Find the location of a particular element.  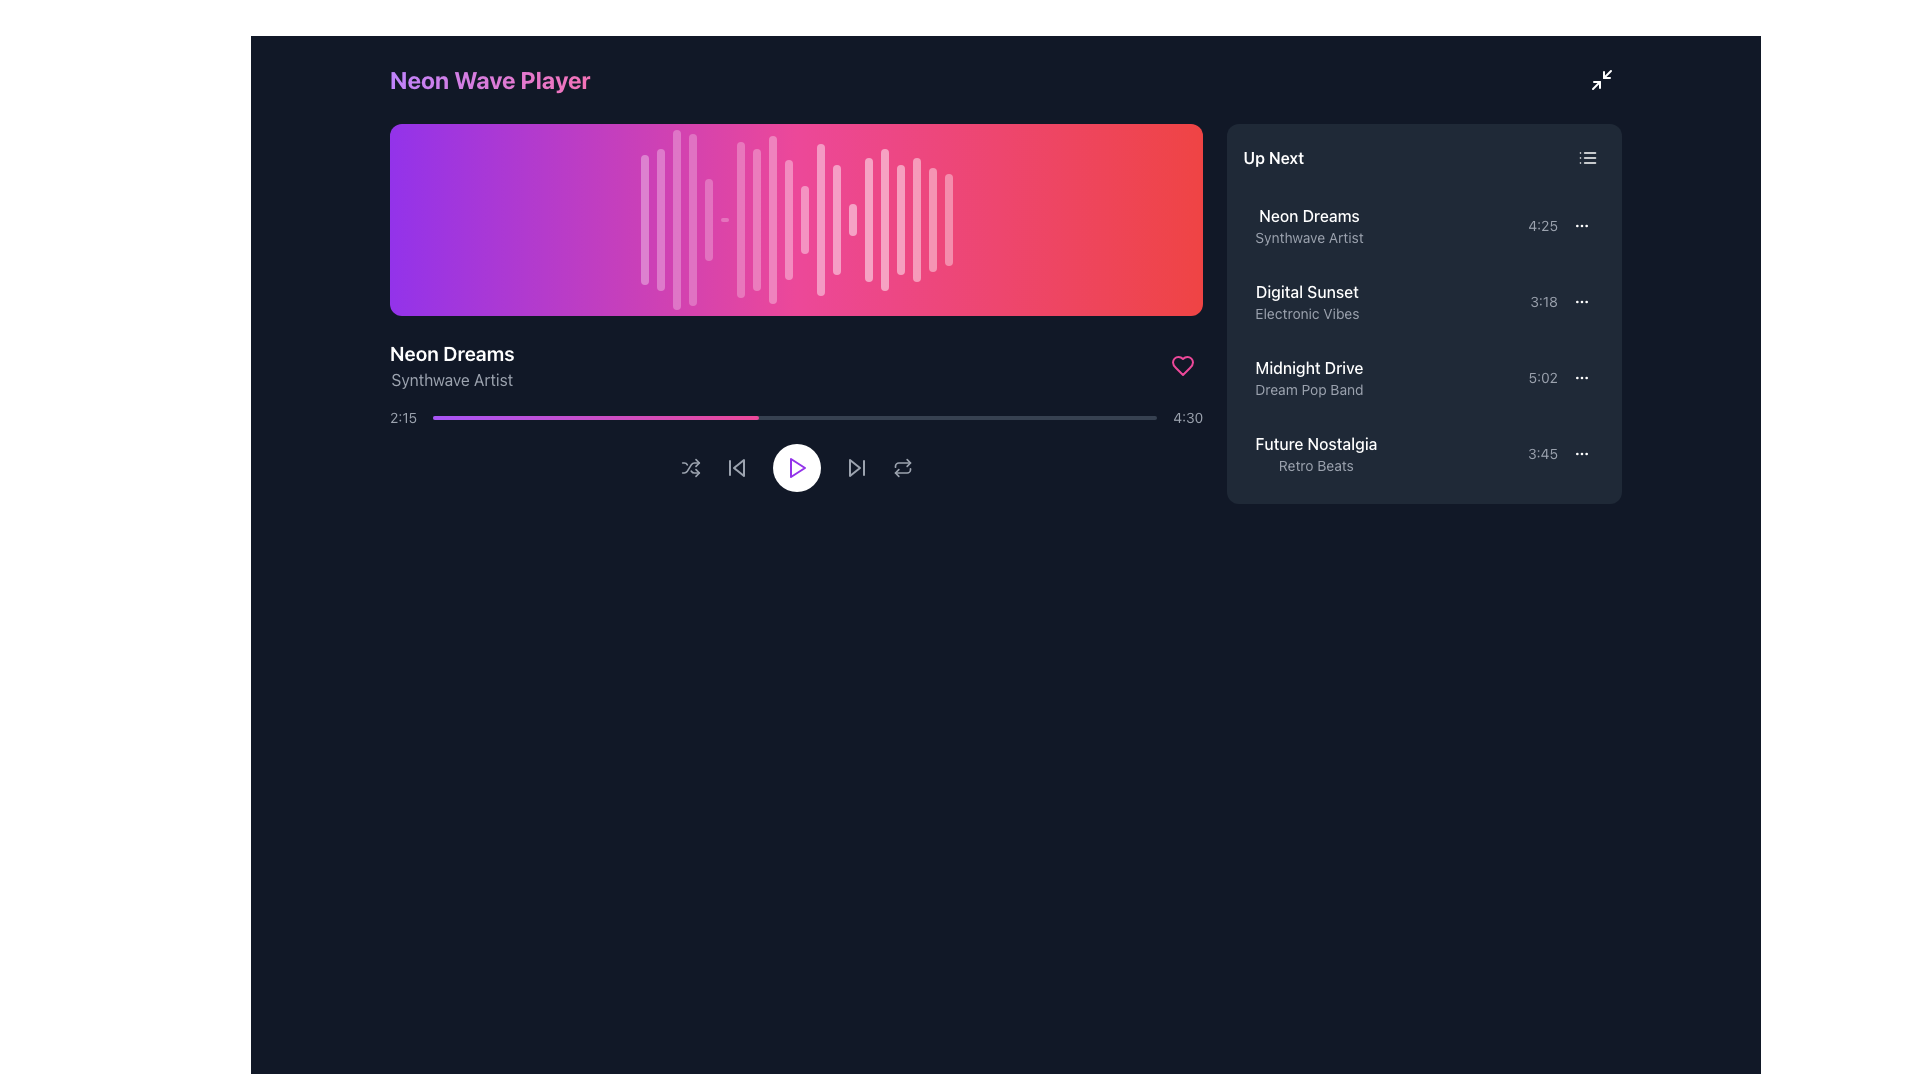

playback position is located at coordinates (569, 416).